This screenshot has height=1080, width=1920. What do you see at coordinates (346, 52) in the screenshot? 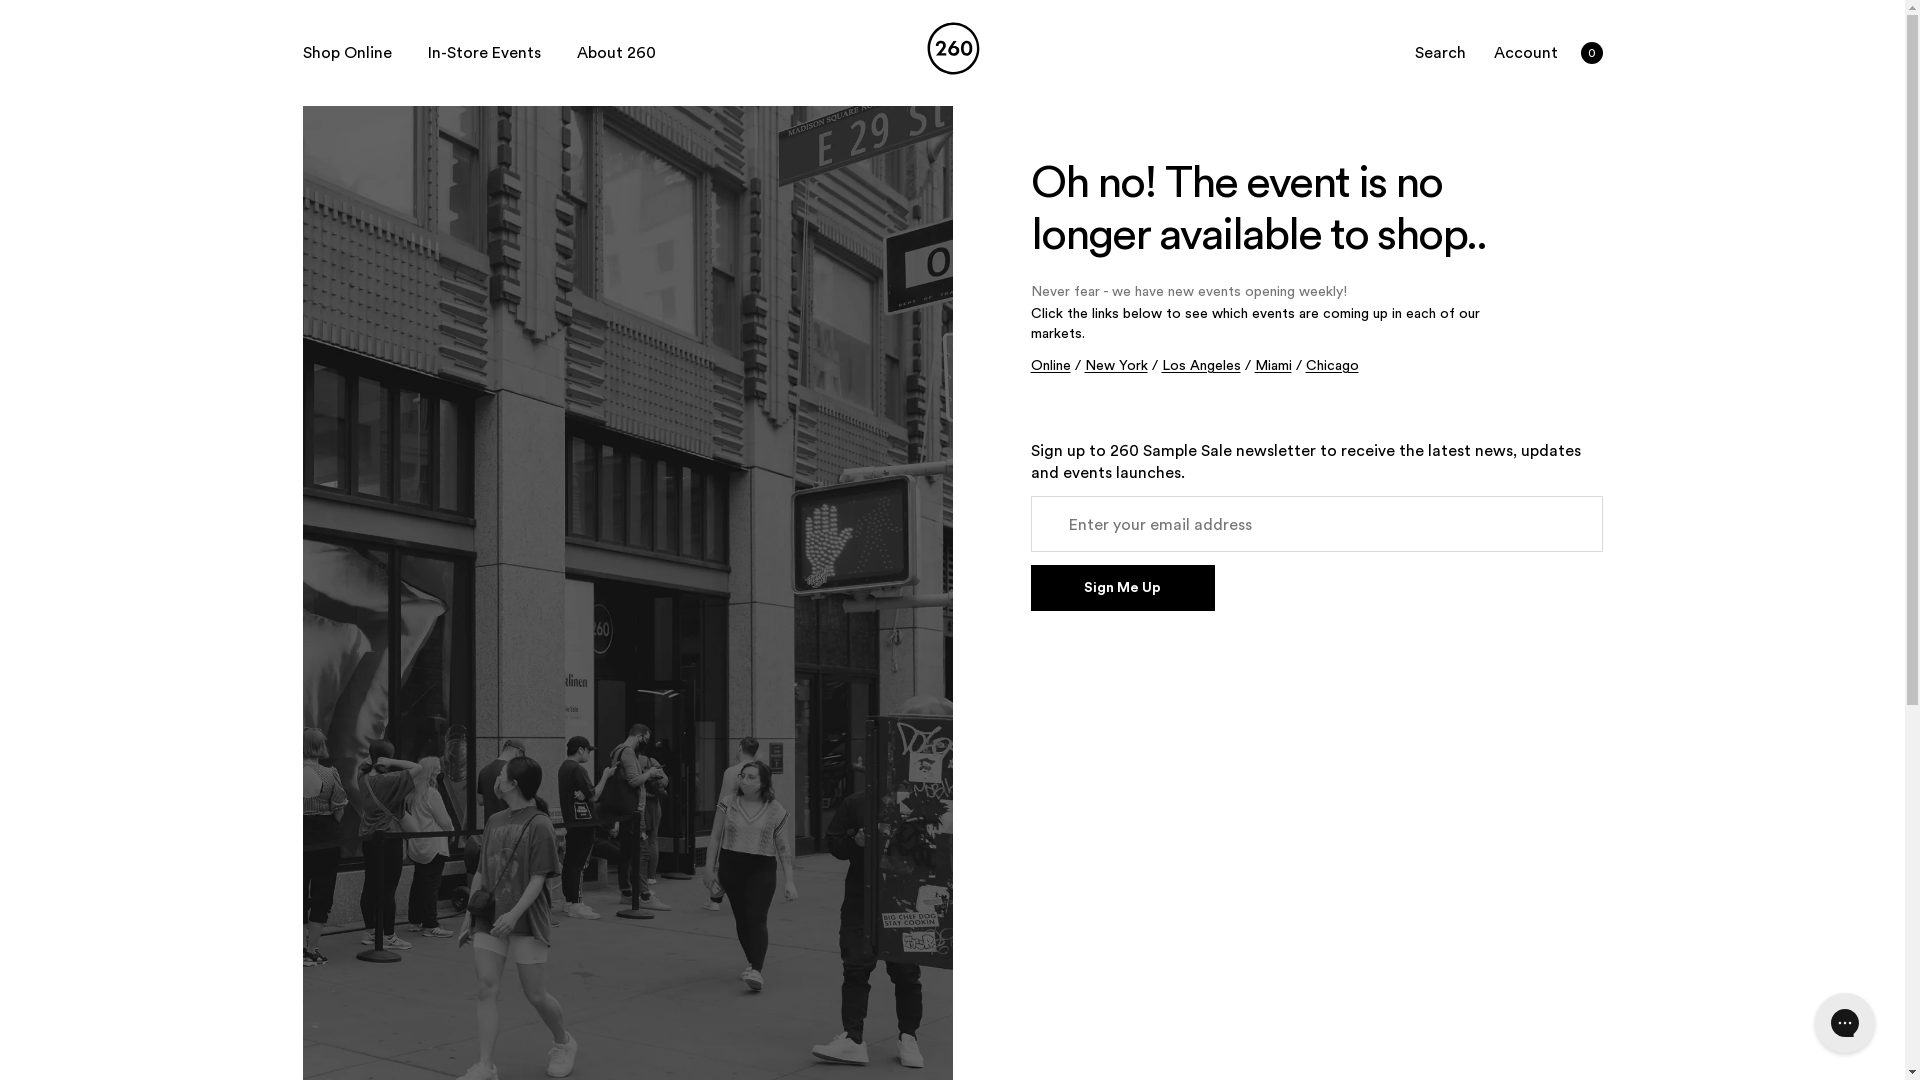
I see `'Shop Online'` at bounding box center [346, 52].